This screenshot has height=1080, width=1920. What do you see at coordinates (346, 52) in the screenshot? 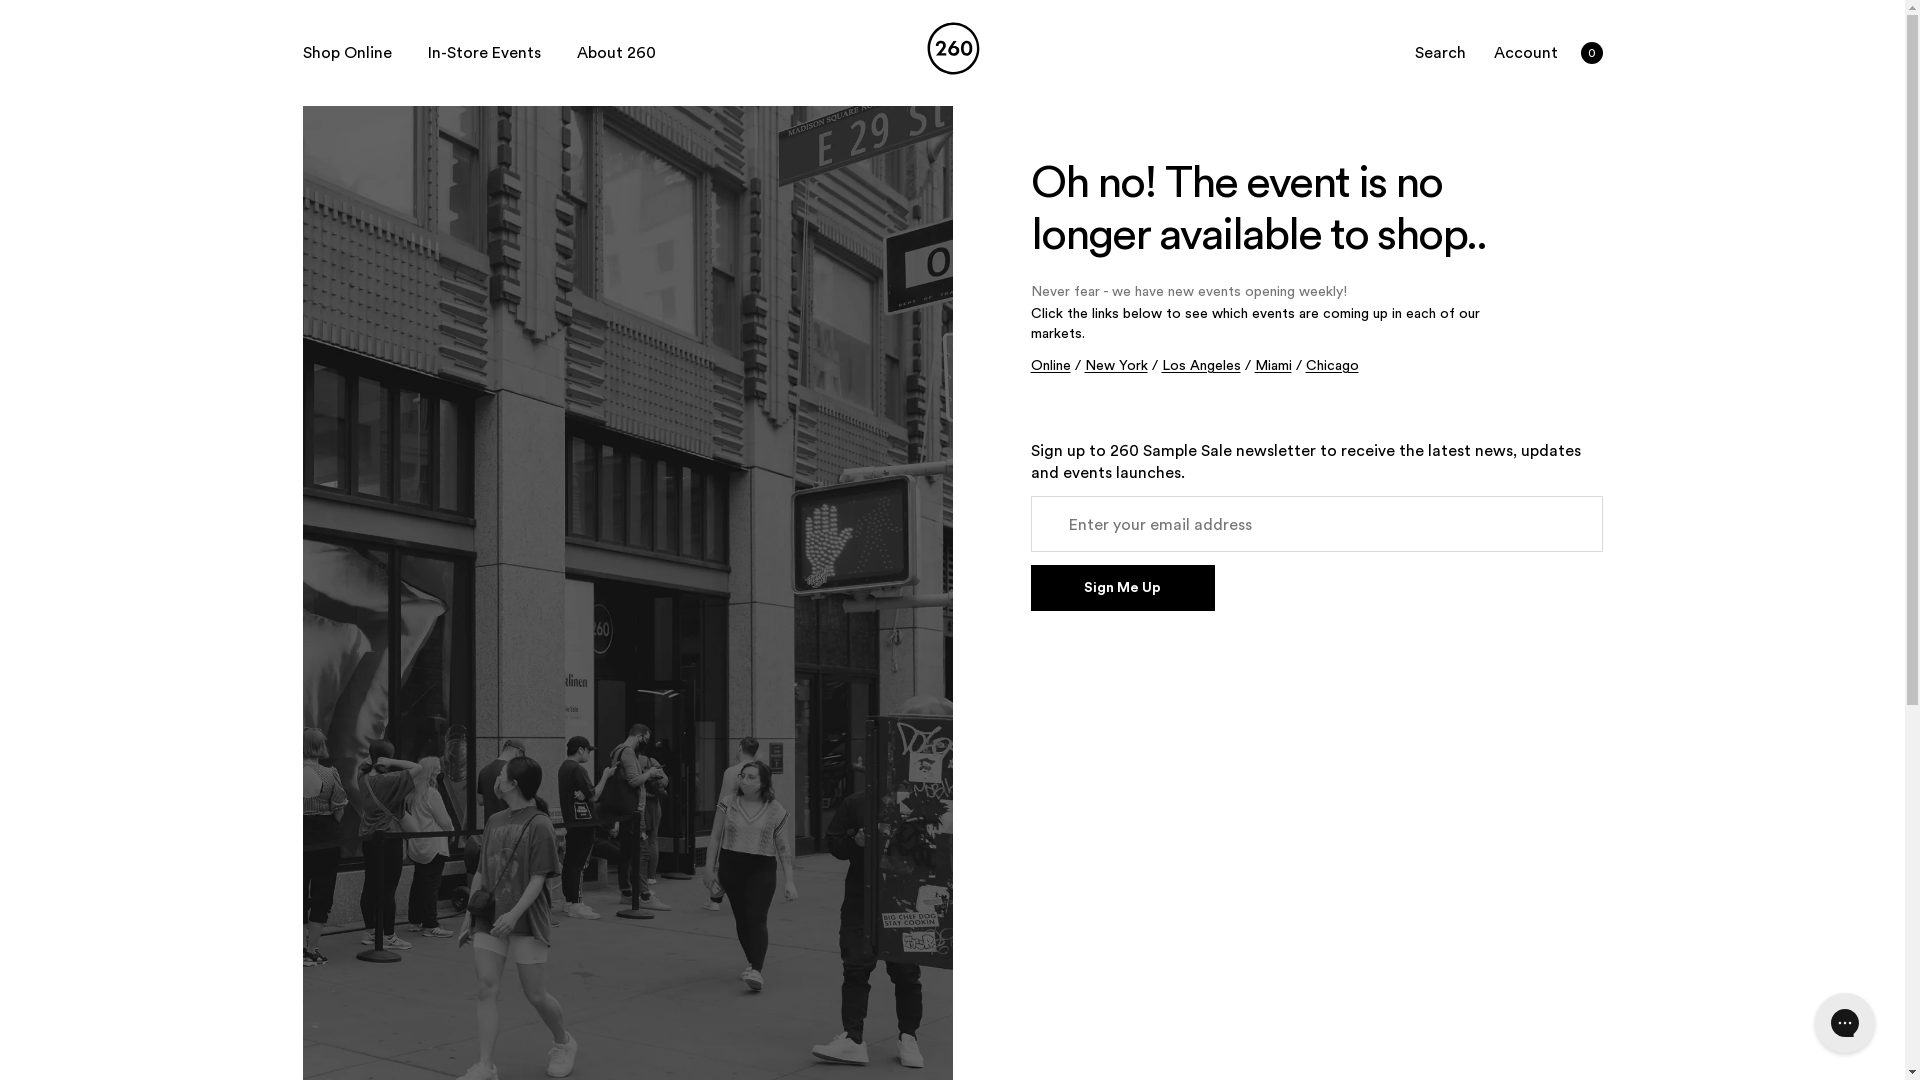
I see `'Shop Online'` at bounding box center [346, 52].